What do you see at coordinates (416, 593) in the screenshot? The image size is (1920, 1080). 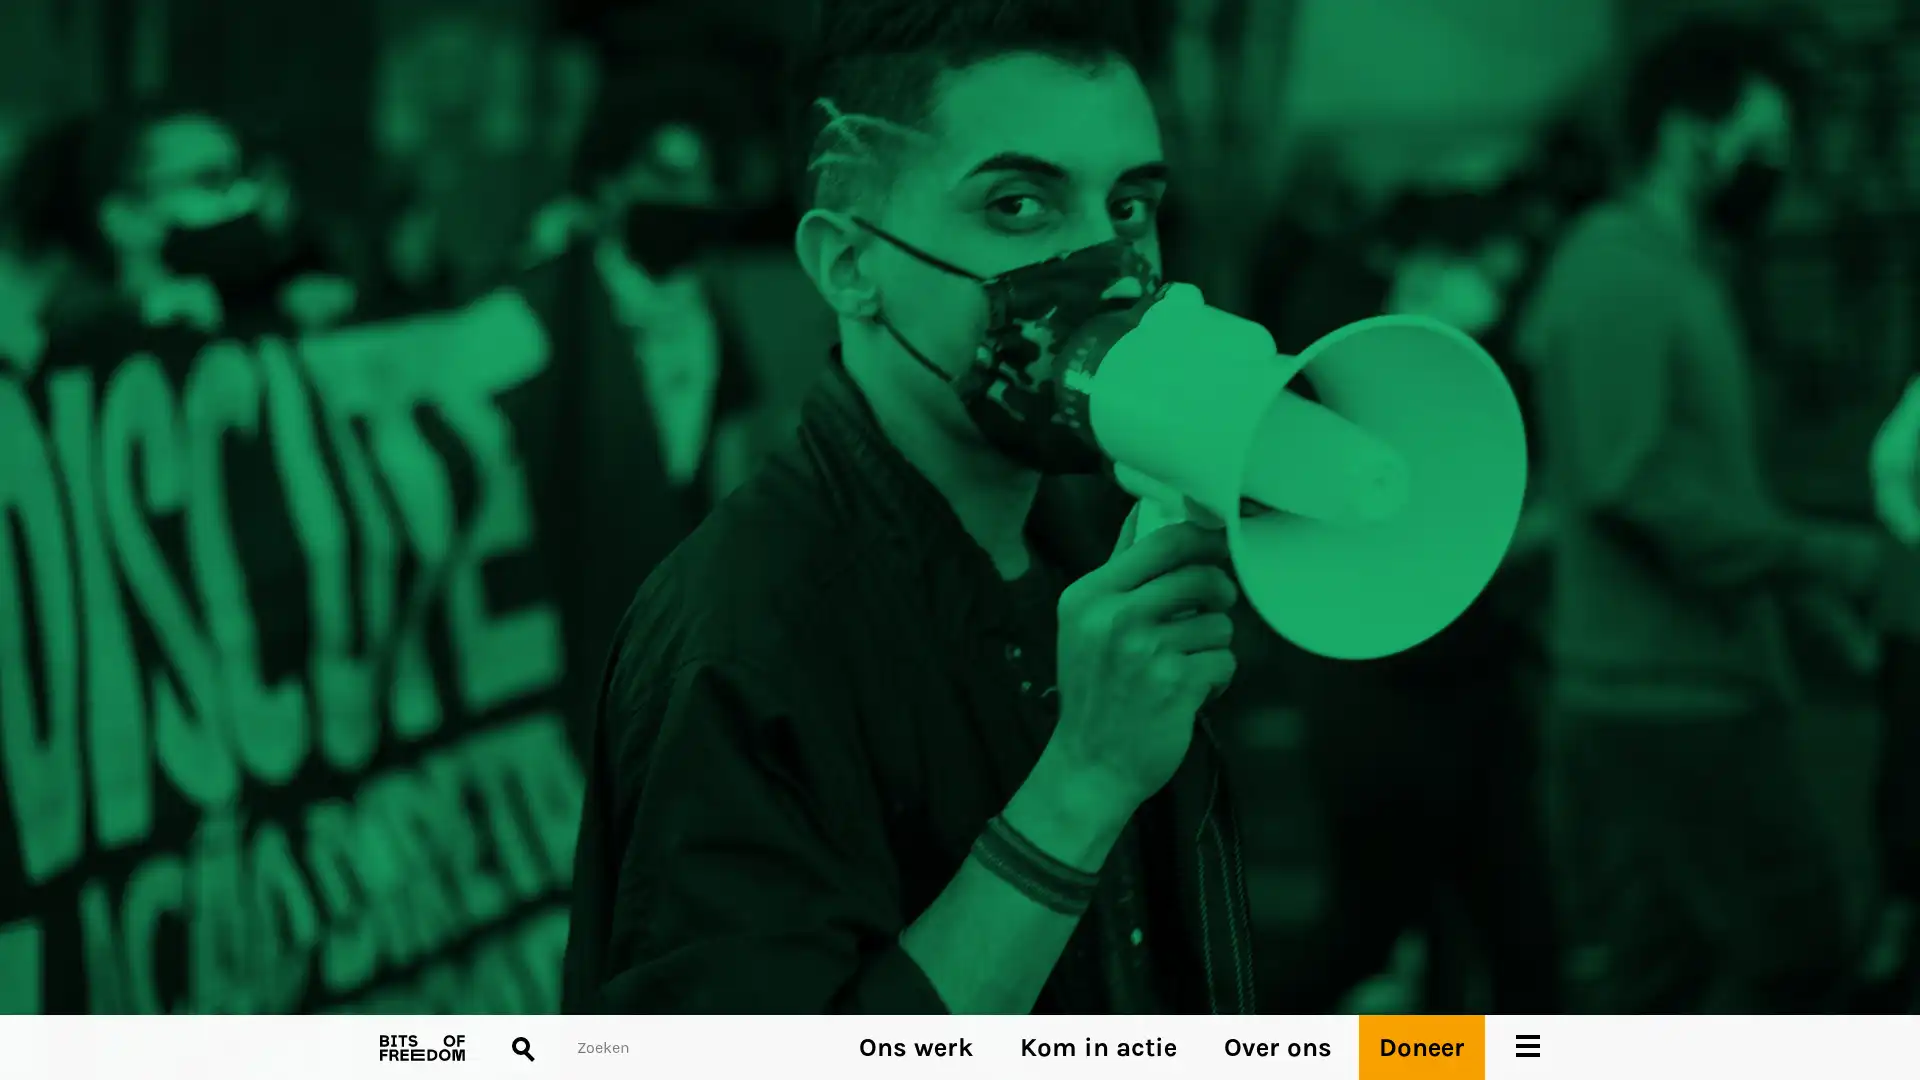 I see `Abonneren!` at bounding box center [416, 593].